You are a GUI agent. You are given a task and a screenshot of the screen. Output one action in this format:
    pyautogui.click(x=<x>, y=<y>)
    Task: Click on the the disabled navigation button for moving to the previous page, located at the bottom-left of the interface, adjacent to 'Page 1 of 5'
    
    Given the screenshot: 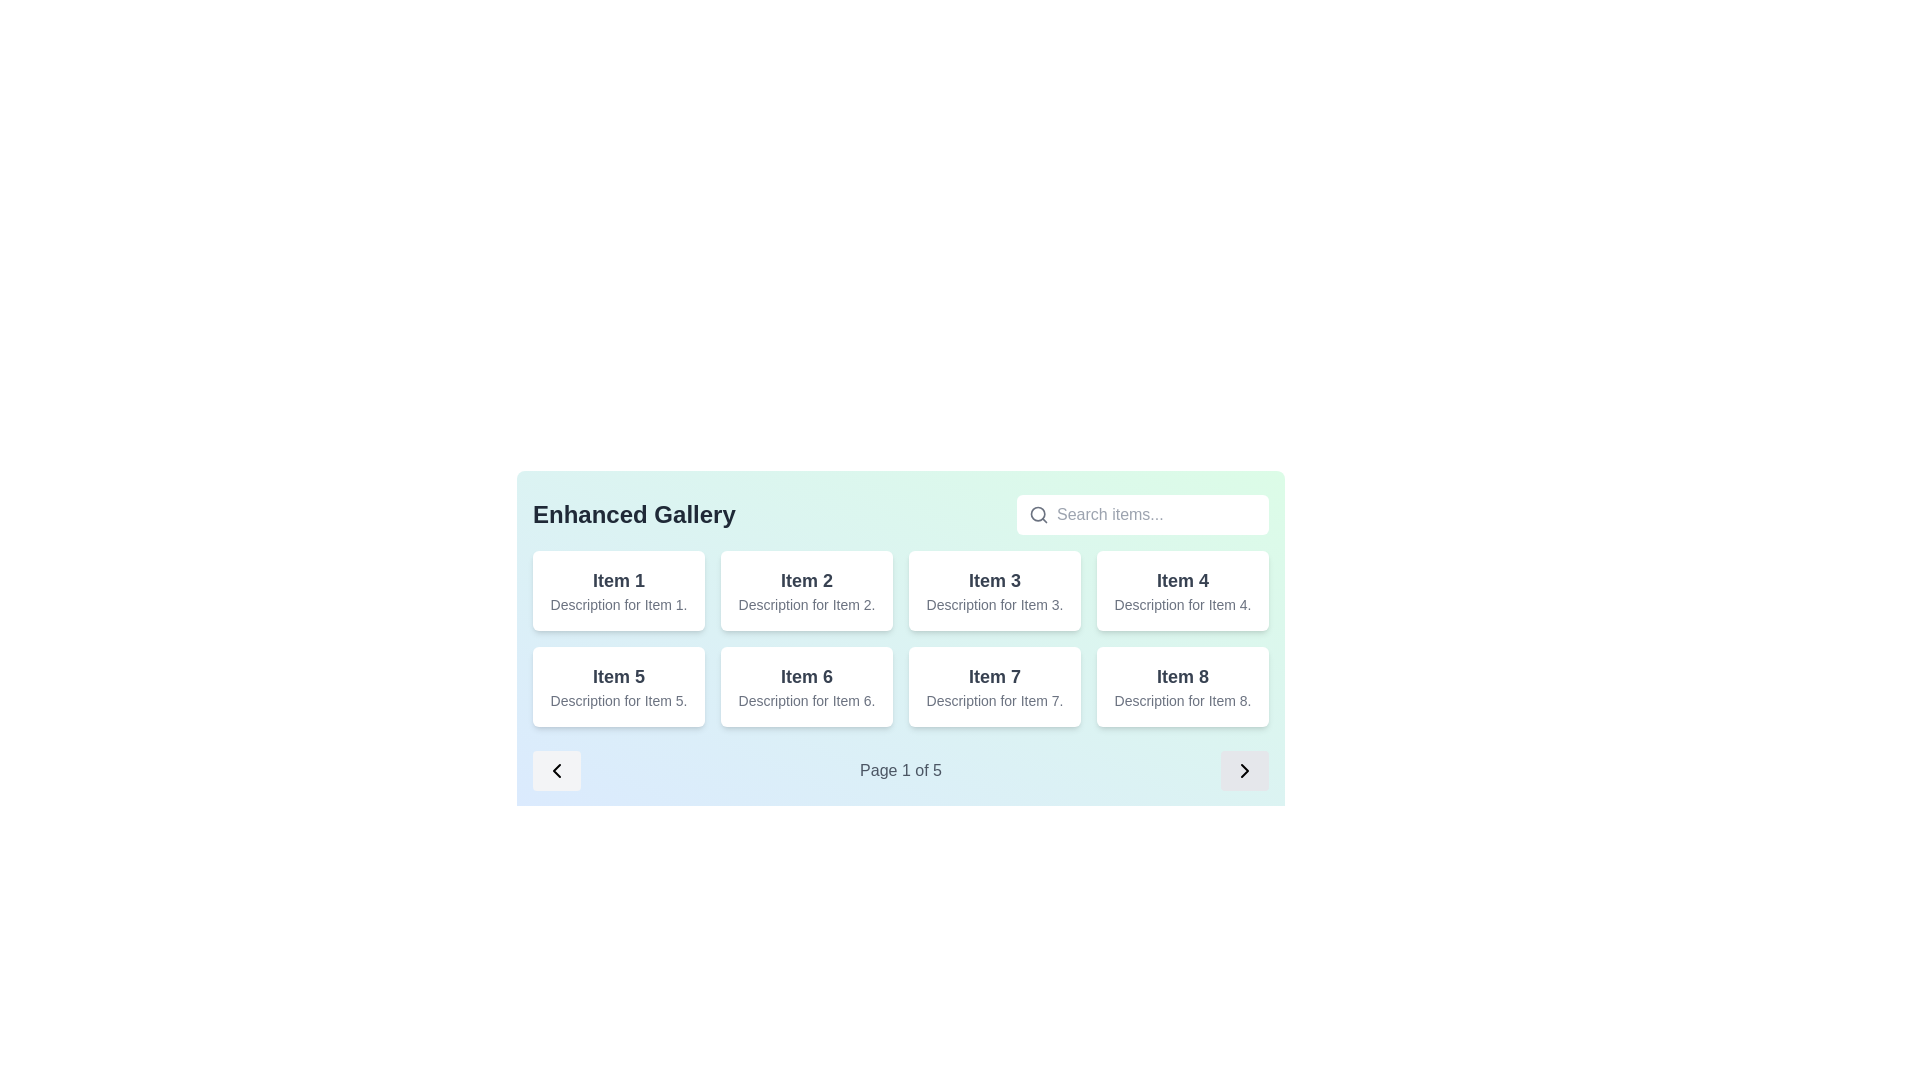 What is the action you would take?
    pyautogui.click(x=556, y=770)
    